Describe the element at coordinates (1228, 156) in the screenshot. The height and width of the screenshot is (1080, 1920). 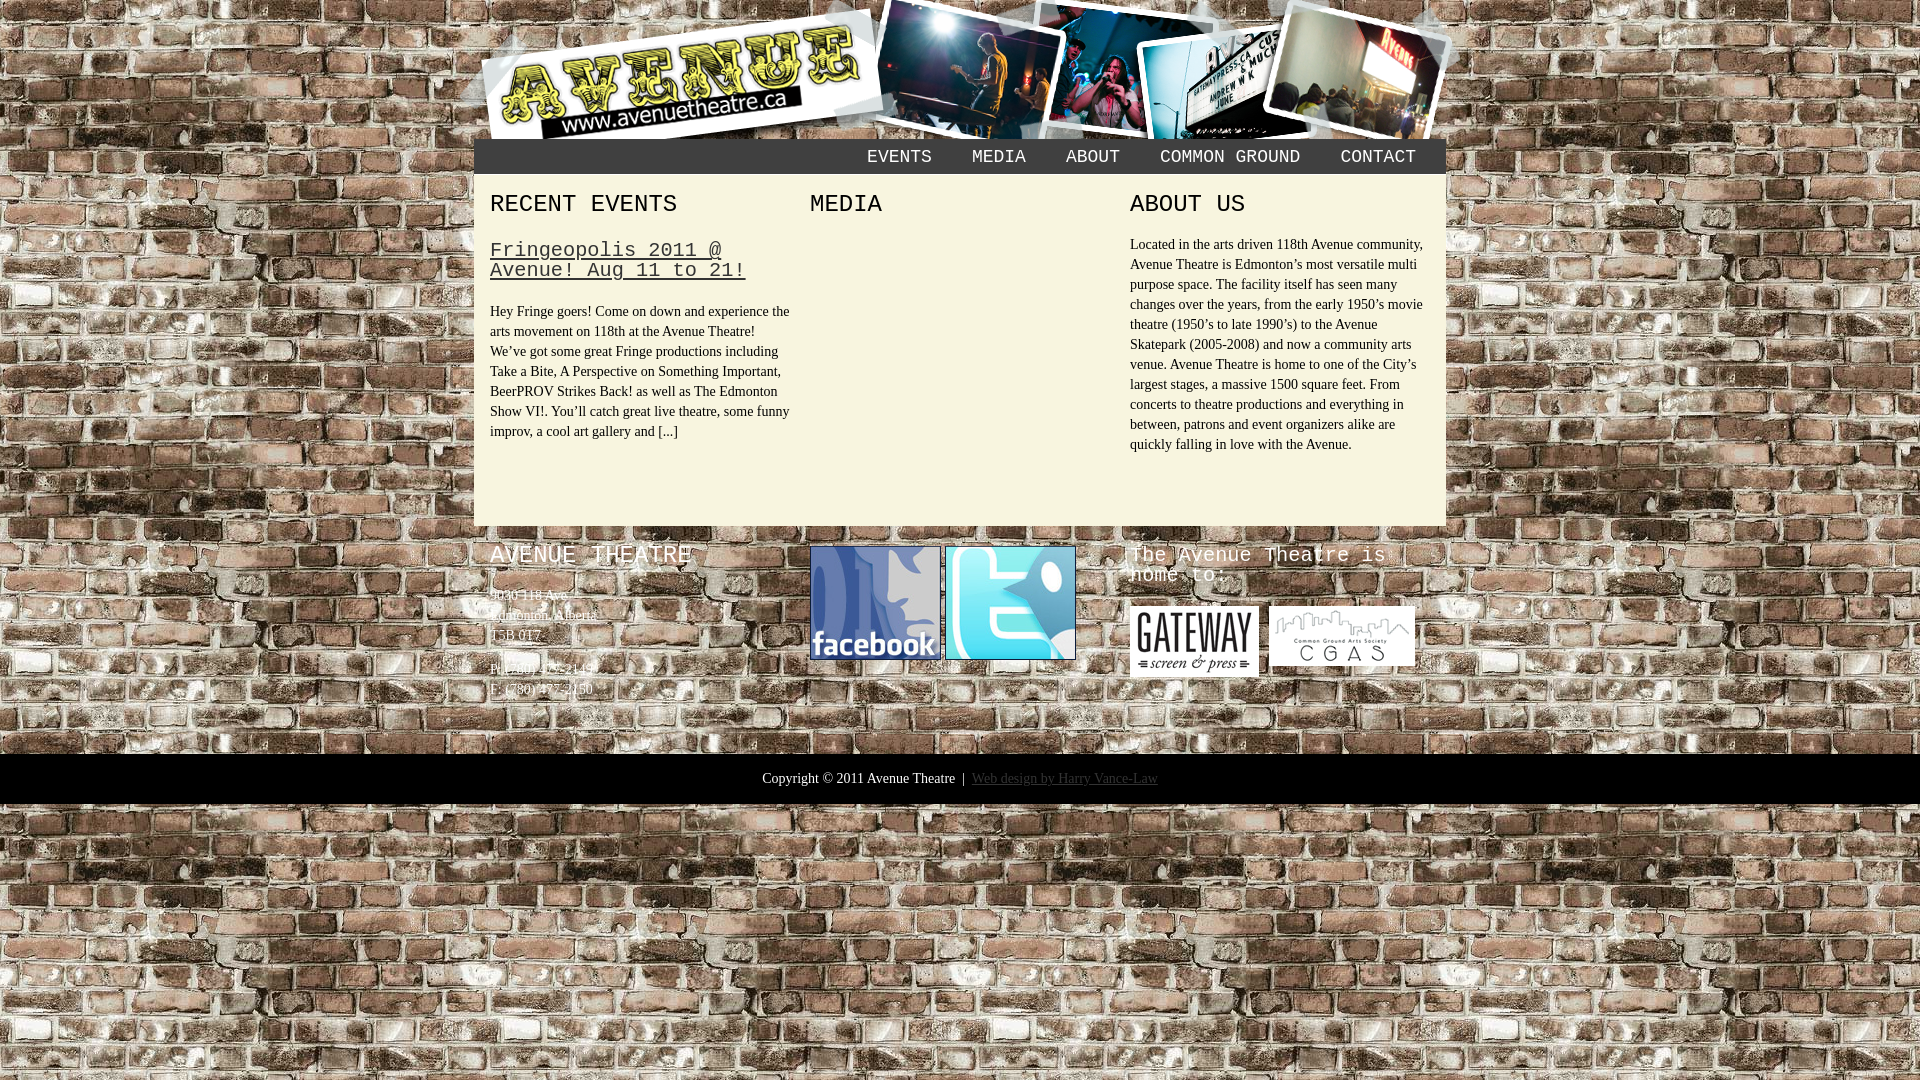
I see `'COMMON GROUND'` at that location.